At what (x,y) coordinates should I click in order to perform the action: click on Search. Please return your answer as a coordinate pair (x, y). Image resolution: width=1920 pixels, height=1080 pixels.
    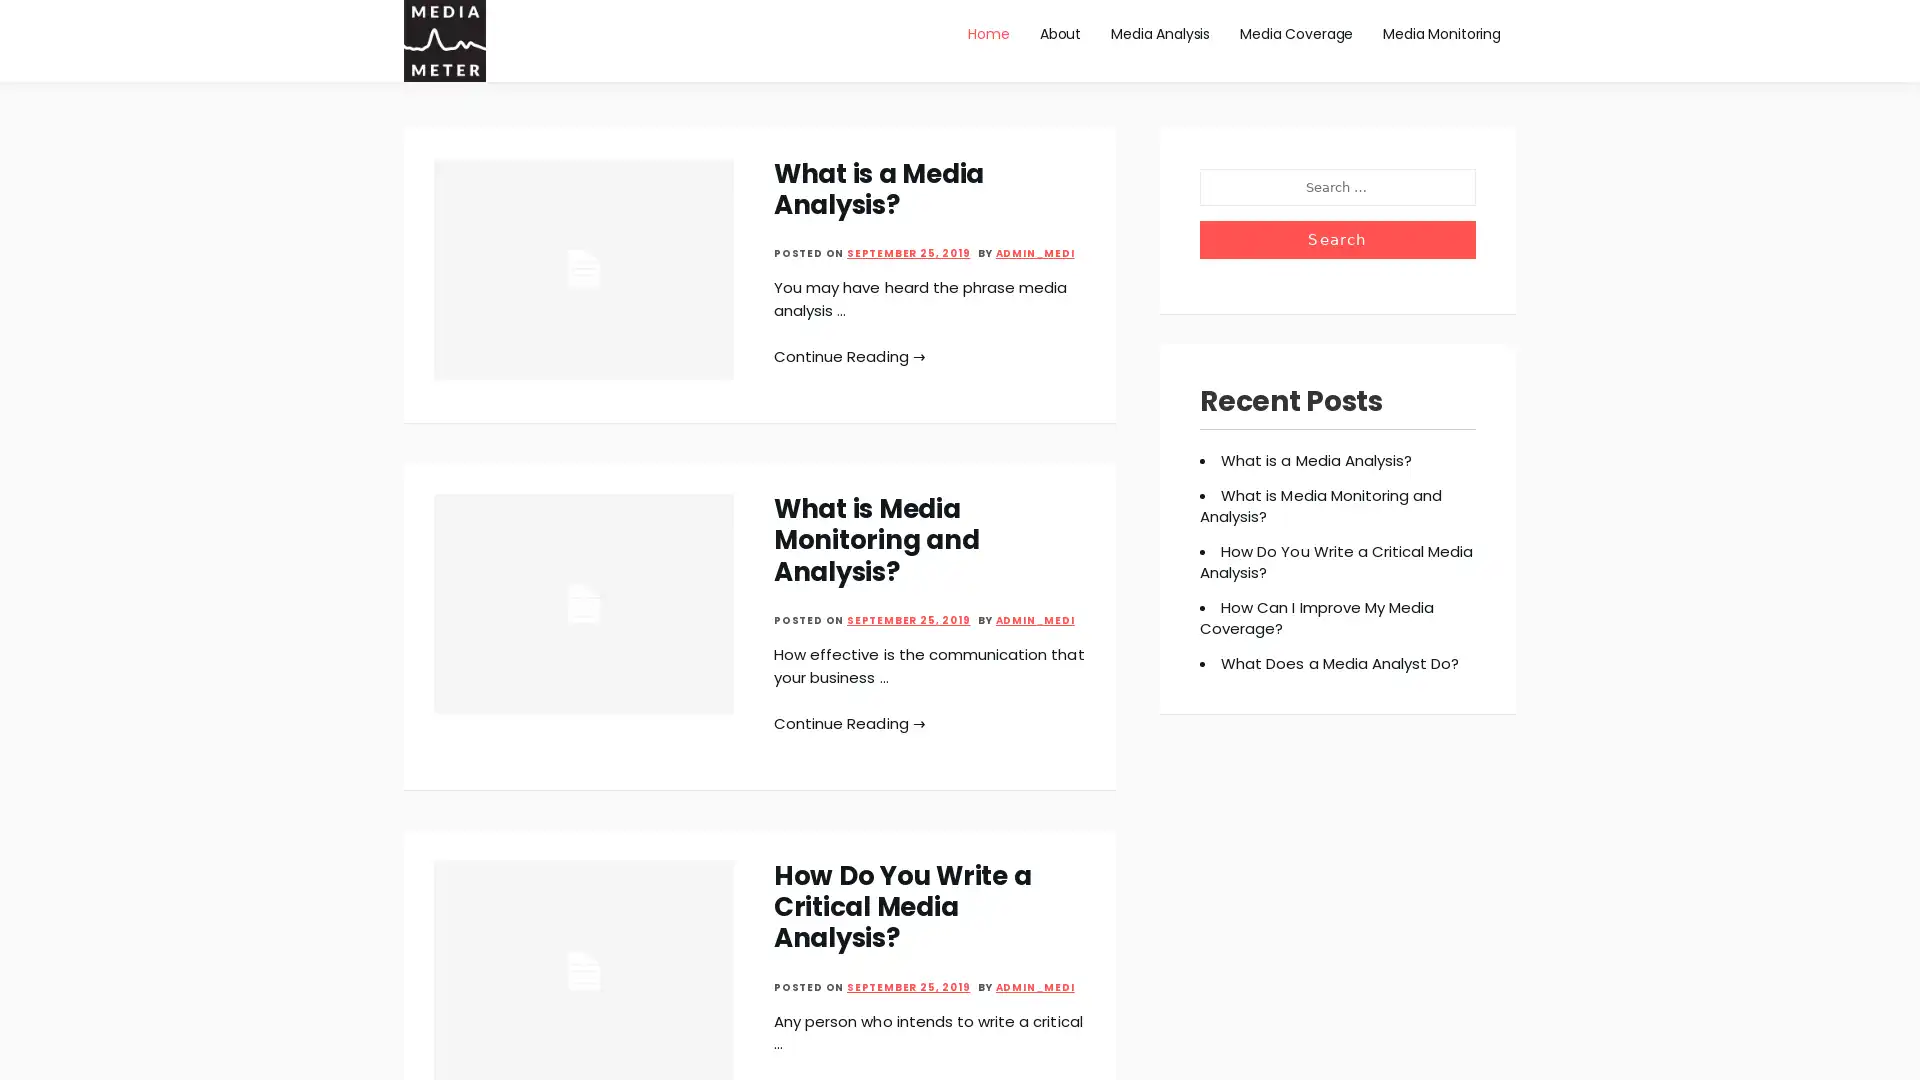
    Looking at the image, I should click on (1337, 238).